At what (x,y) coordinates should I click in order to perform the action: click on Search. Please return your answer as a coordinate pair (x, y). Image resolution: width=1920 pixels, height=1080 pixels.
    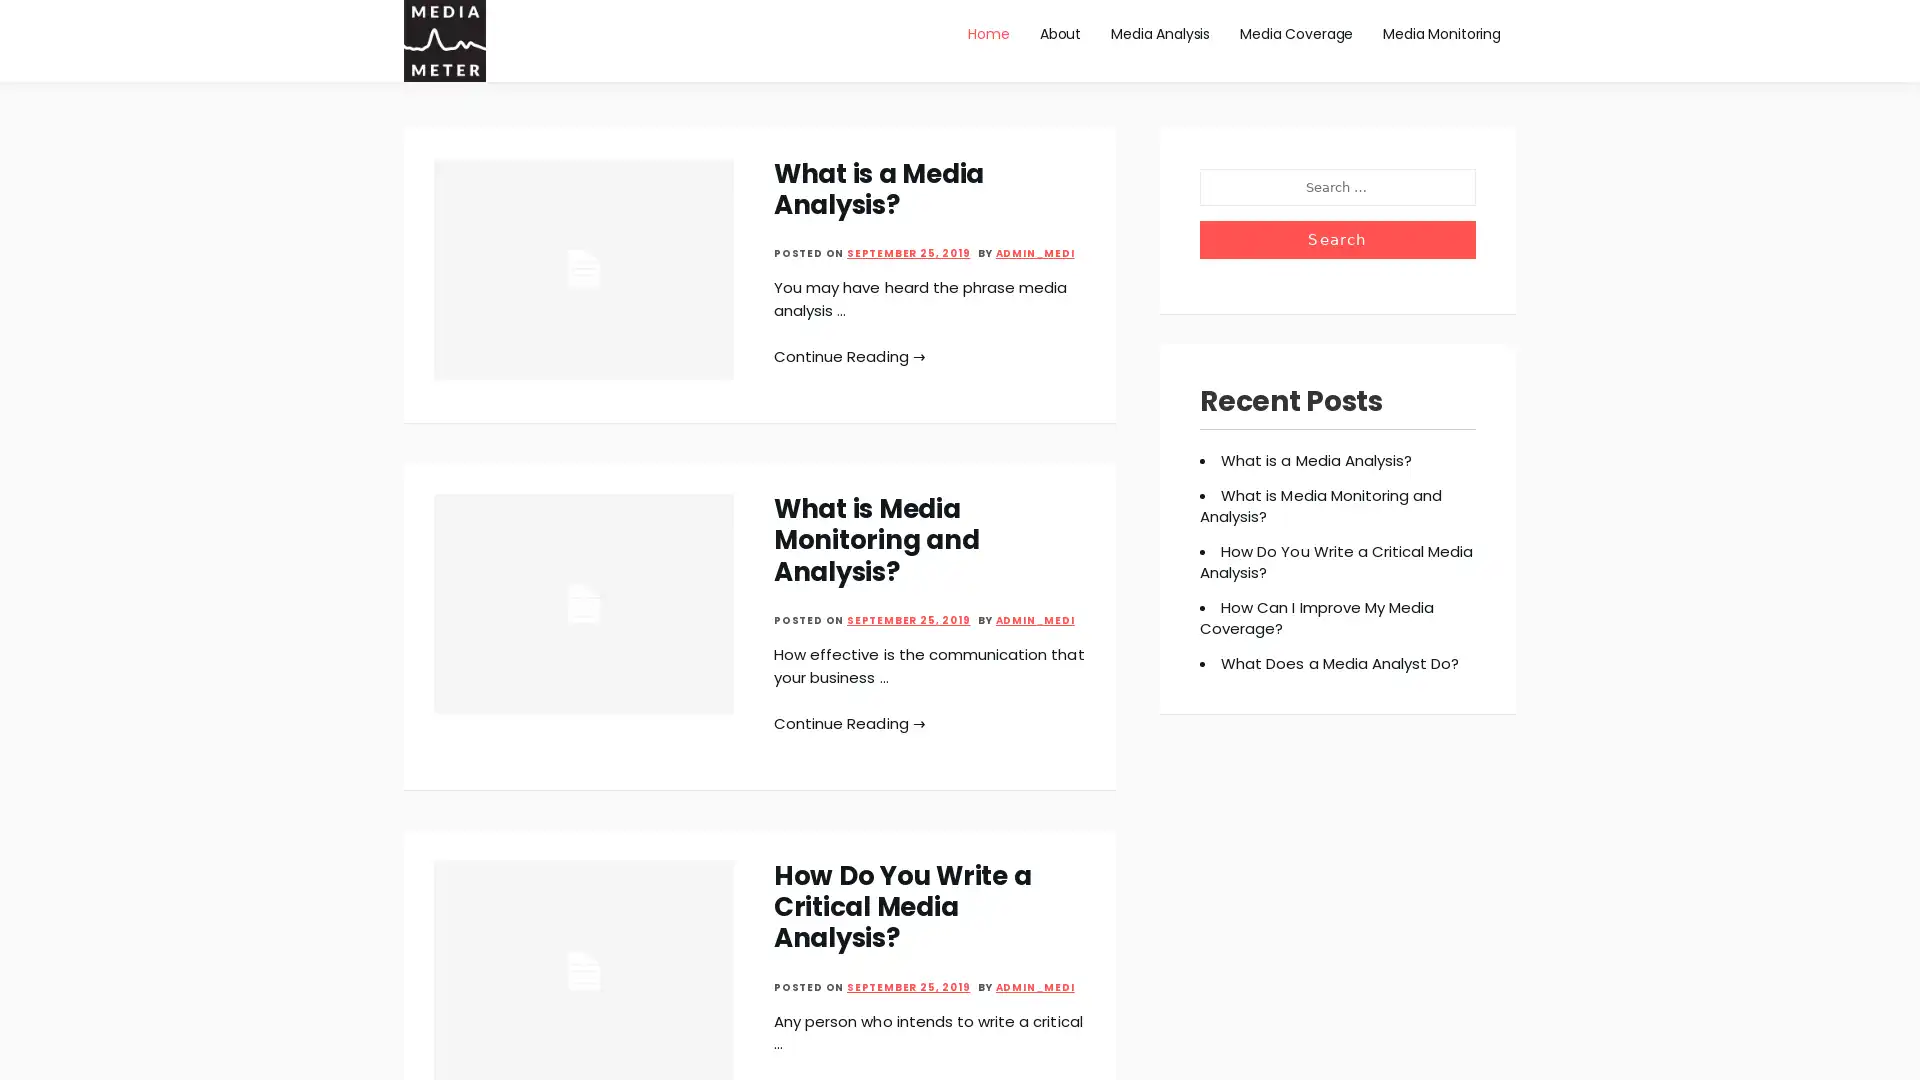
    Looking at the image, I should click on (1337, 238).